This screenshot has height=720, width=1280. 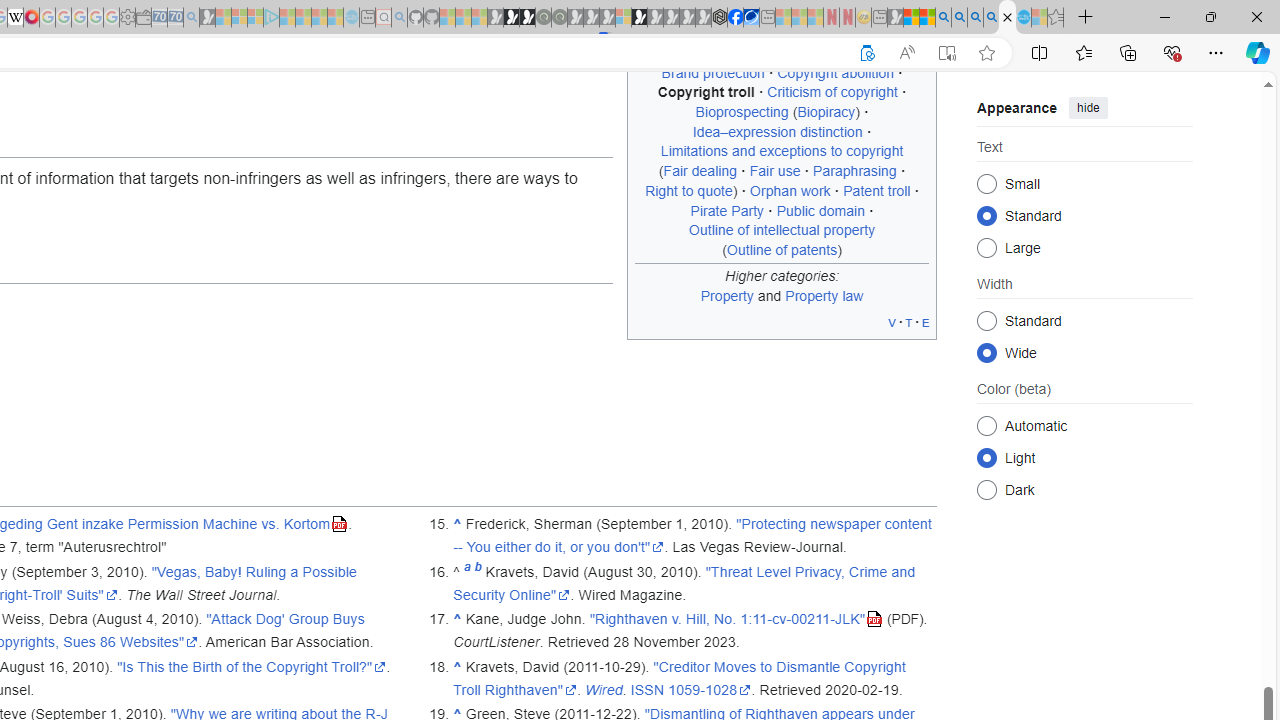 What do you see at coordinates (740, 112) in the screenshot?
I see `'Bioprospecting'` at bounding box center [740, 112].